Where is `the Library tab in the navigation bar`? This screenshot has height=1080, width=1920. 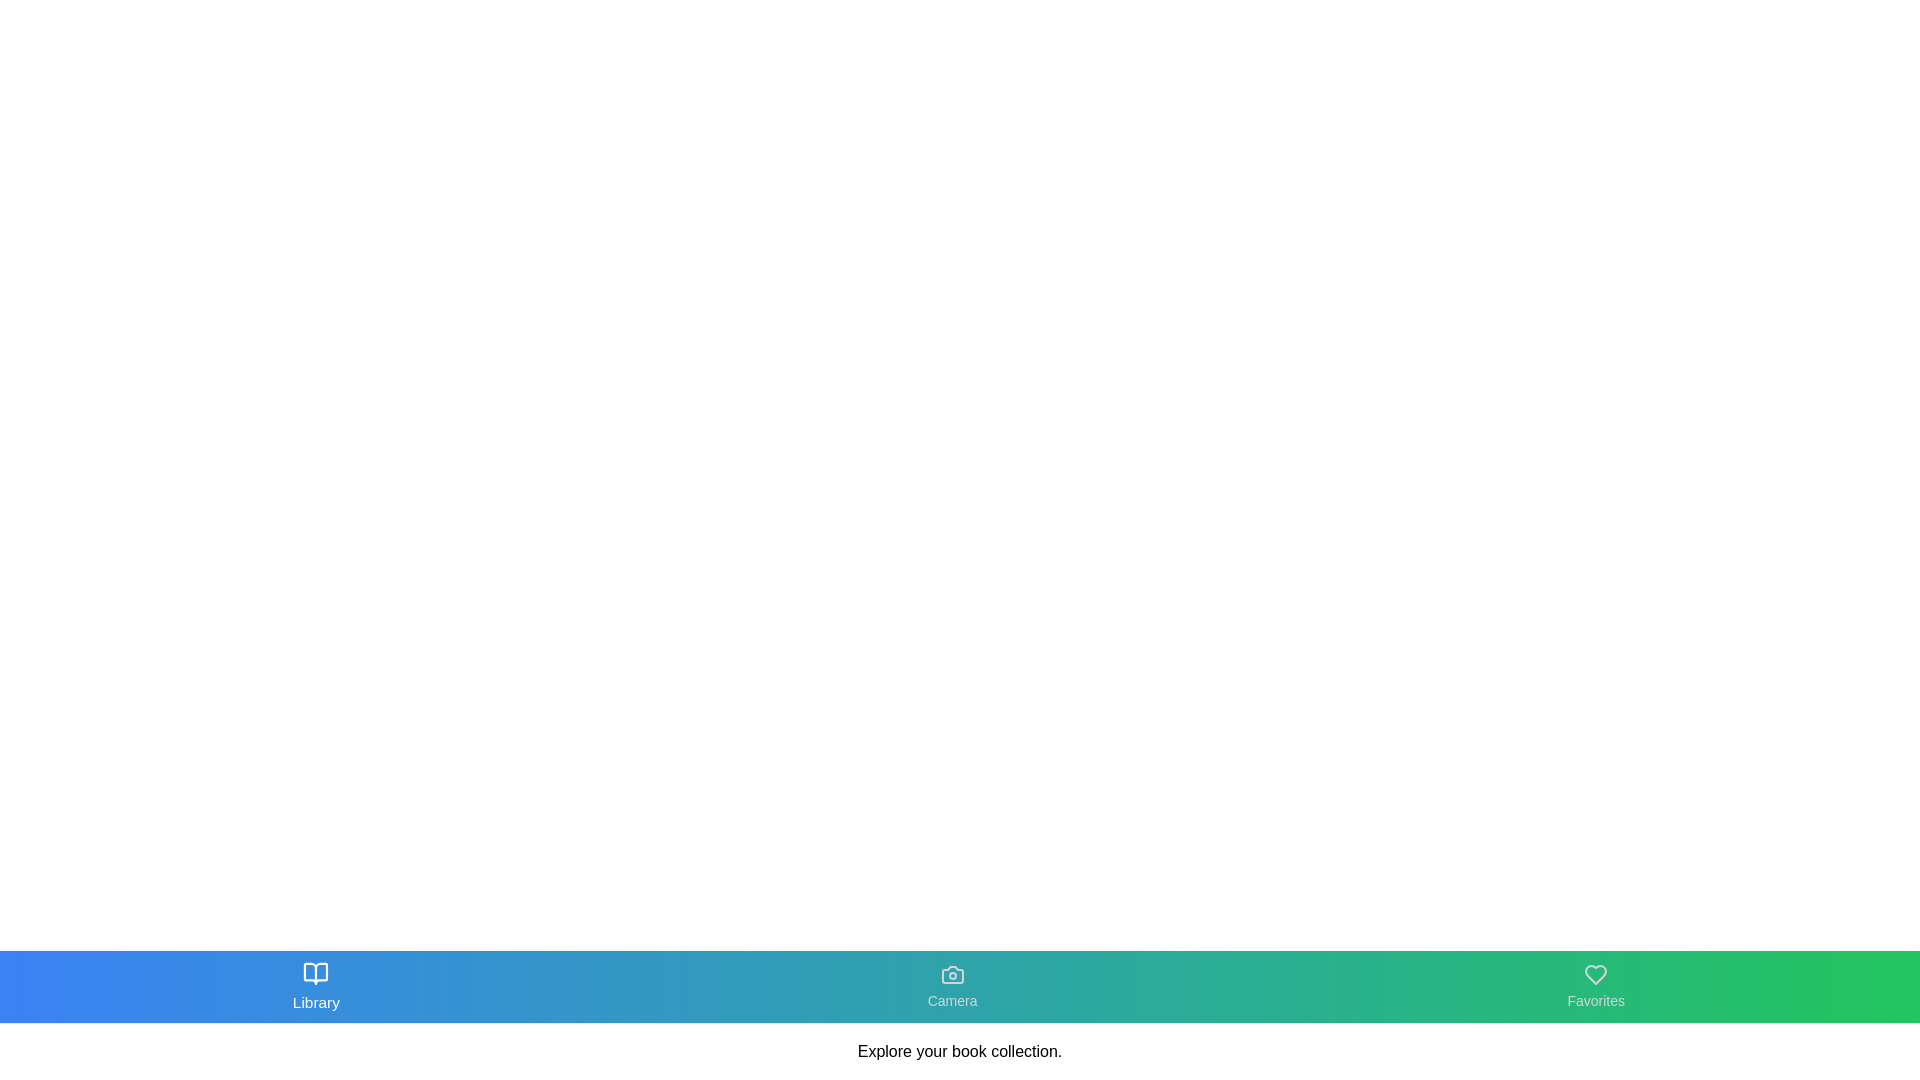
the Library tab in the navigation bar is located at coordinates (315, 986).